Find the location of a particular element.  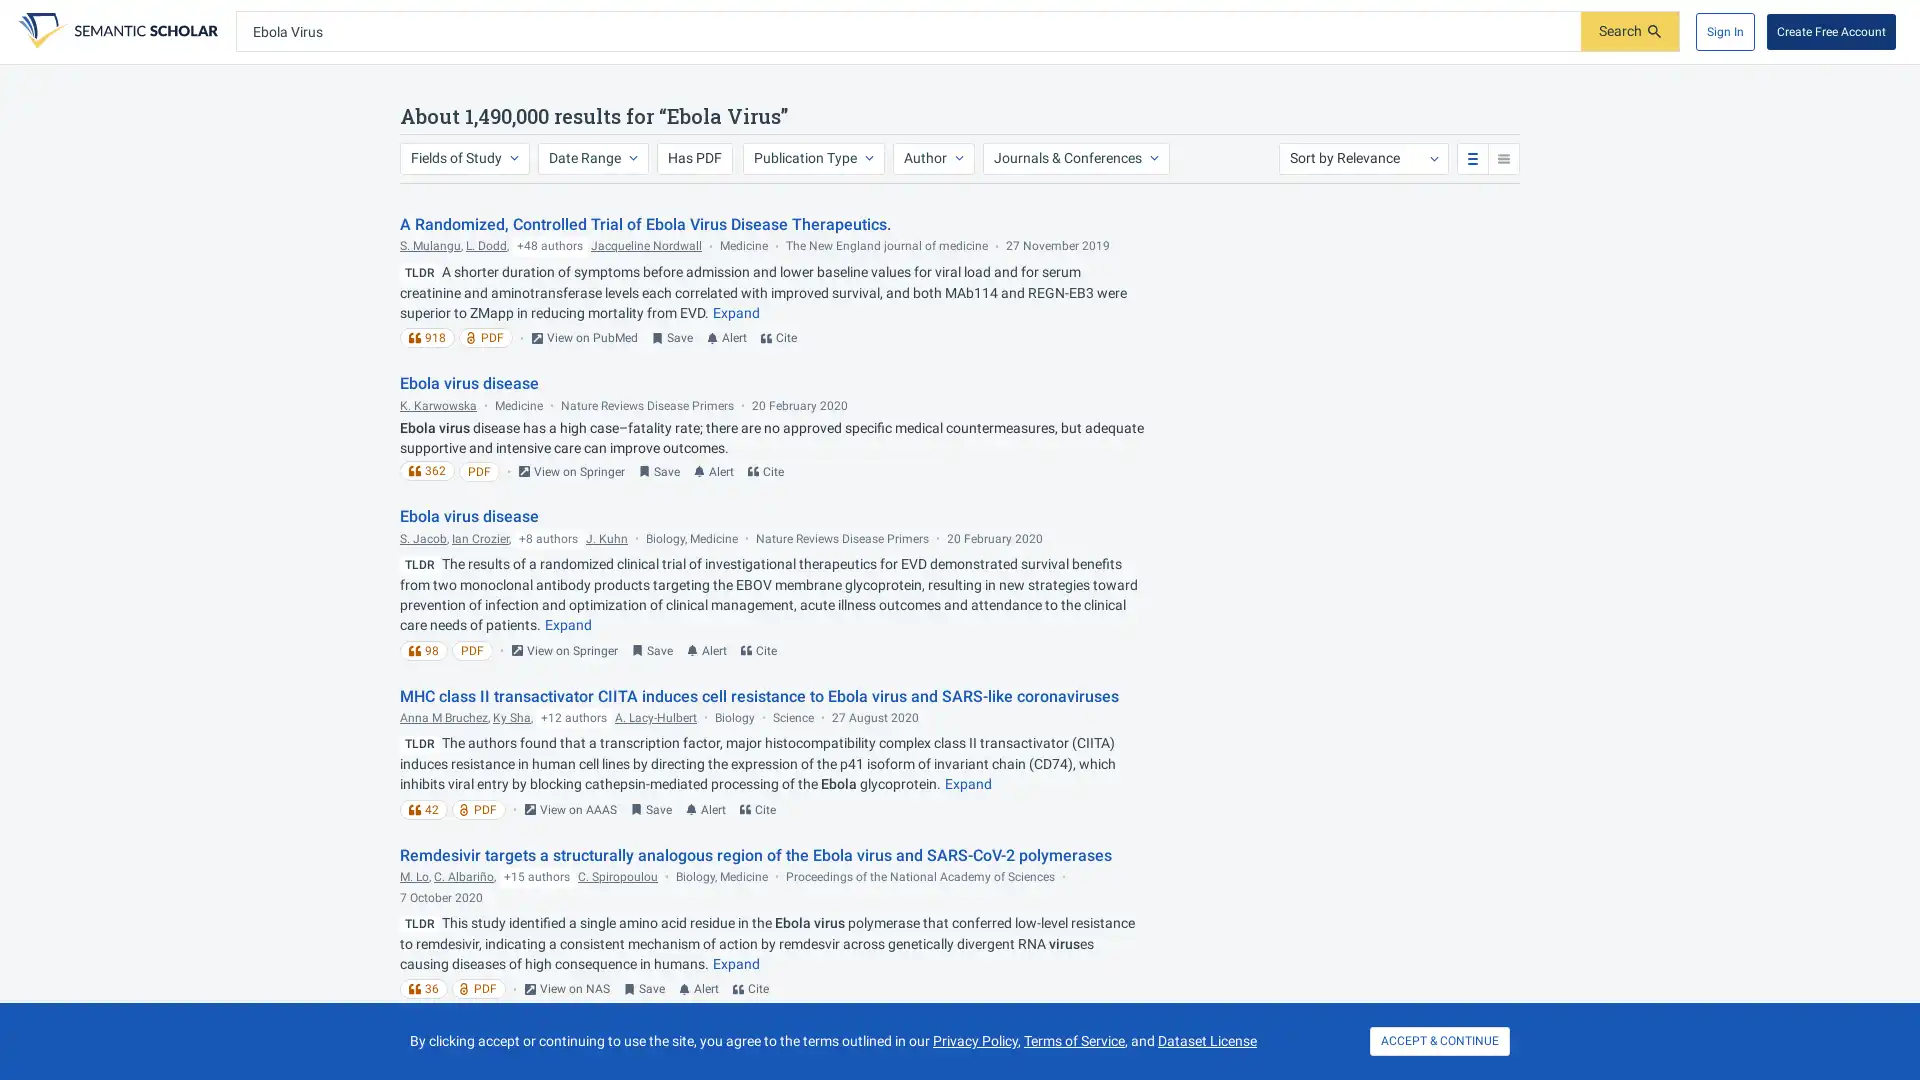

Author is located at coordinates (931, 157).